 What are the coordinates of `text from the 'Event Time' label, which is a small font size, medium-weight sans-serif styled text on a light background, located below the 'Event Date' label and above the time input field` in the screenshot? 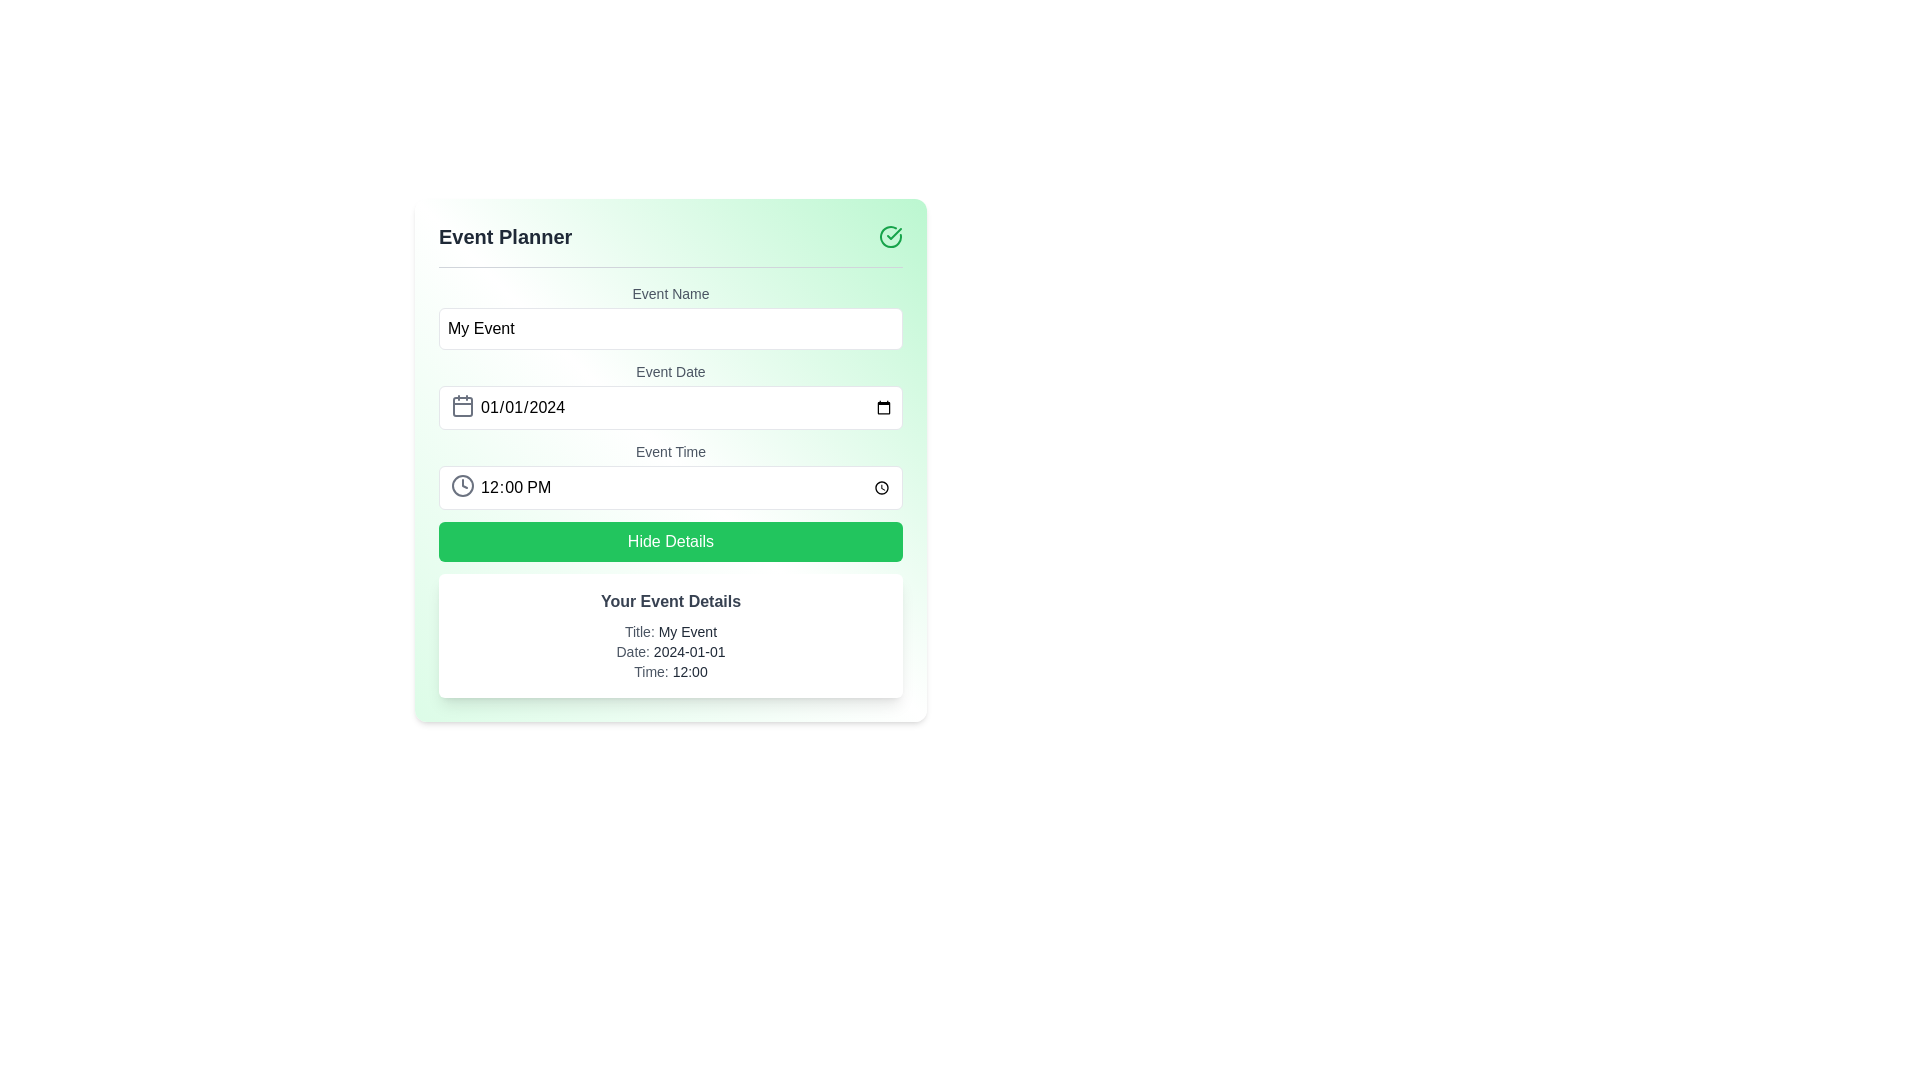 It's located at (671, 451).